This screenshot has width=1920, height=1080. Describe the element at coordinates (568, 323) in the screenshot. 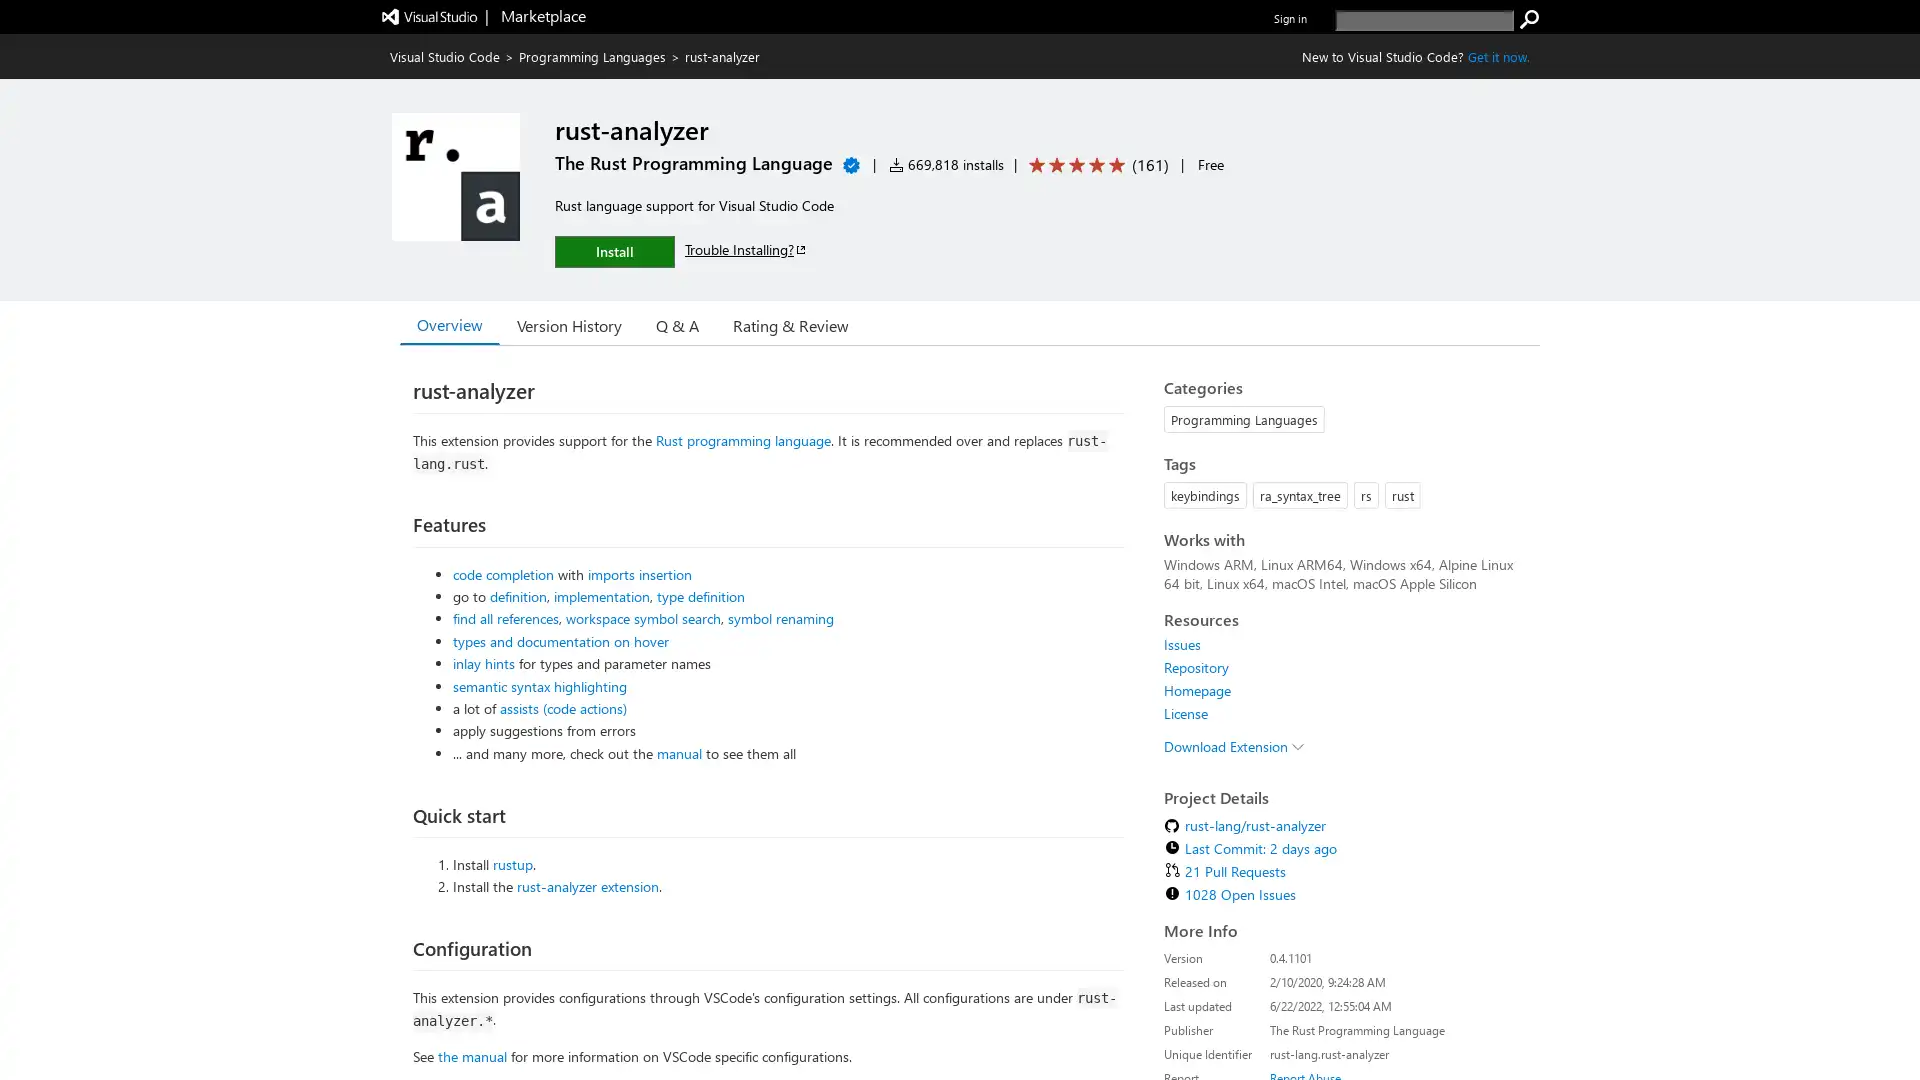

I see `Version History` at that location.